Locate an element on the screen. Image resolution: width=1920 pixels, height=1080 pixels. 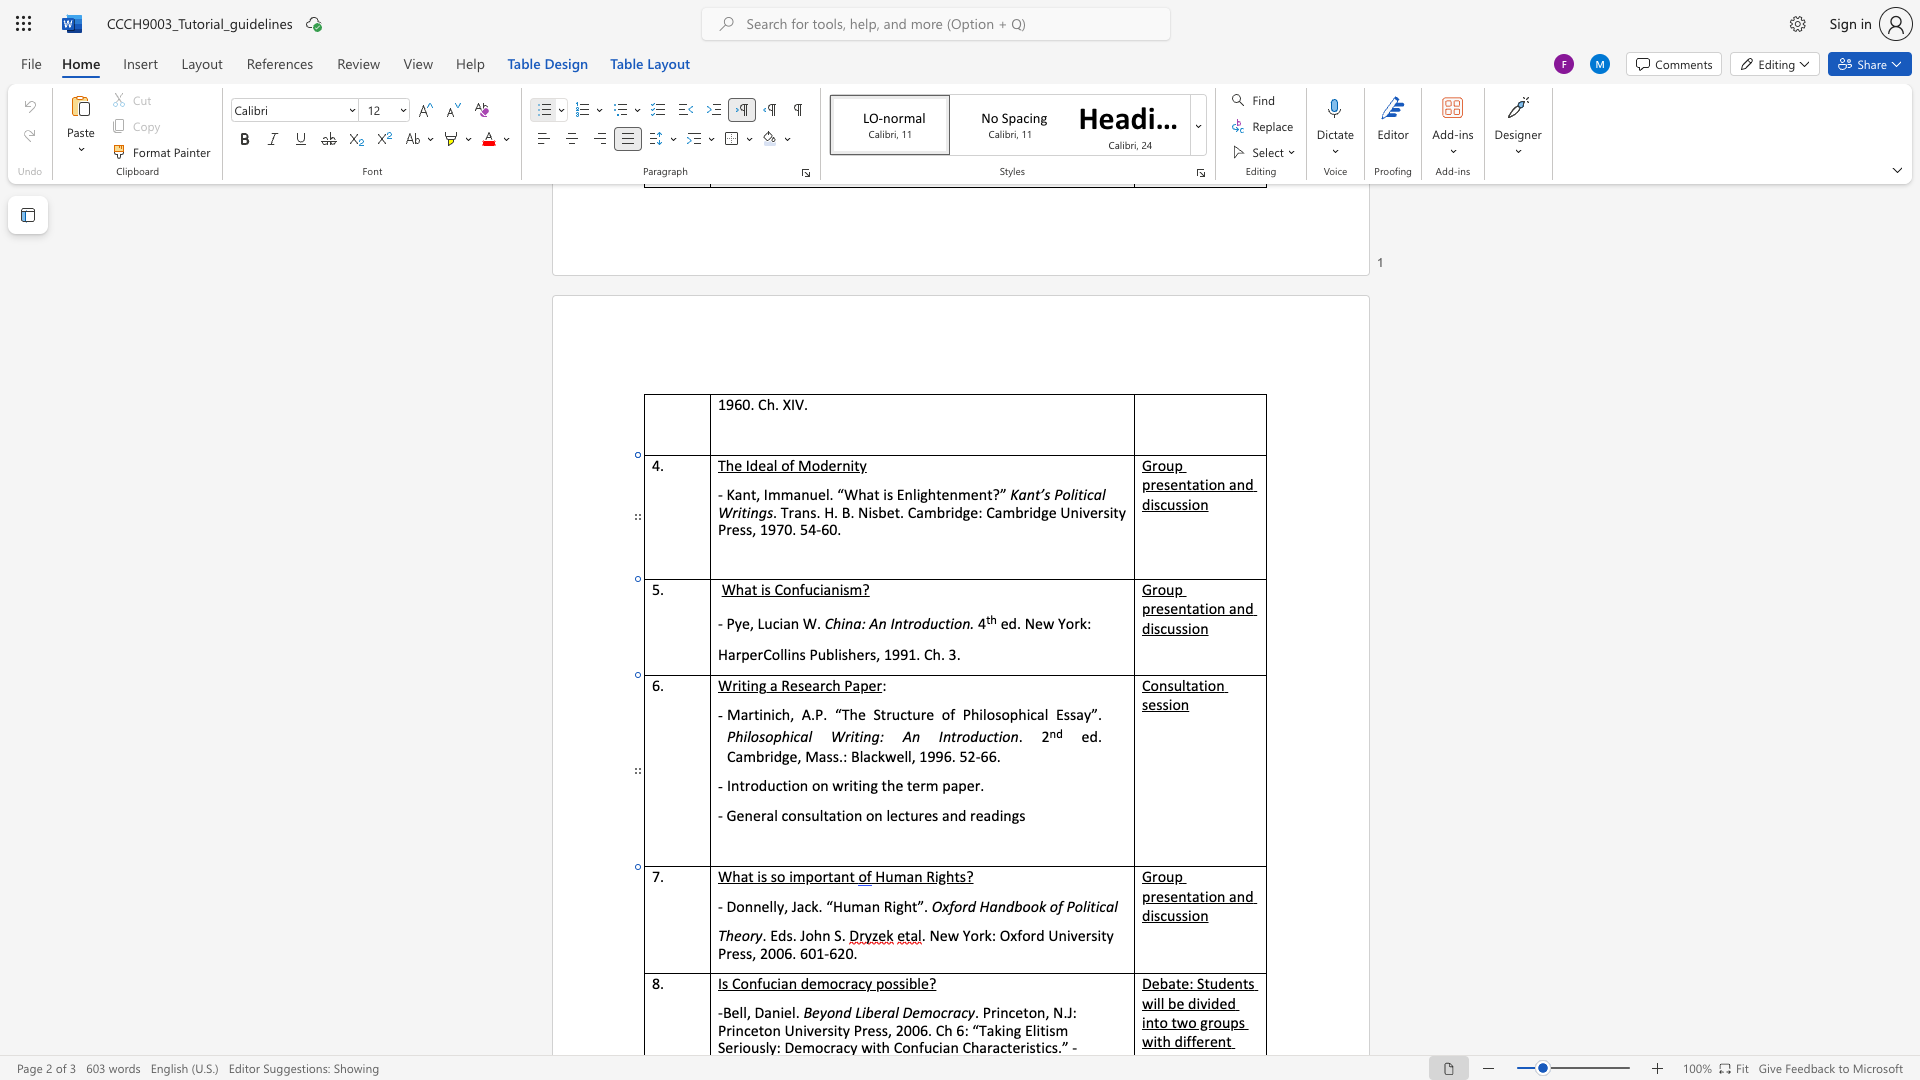
the 4th character "s" in the text is located at coordinates (1165, 703).